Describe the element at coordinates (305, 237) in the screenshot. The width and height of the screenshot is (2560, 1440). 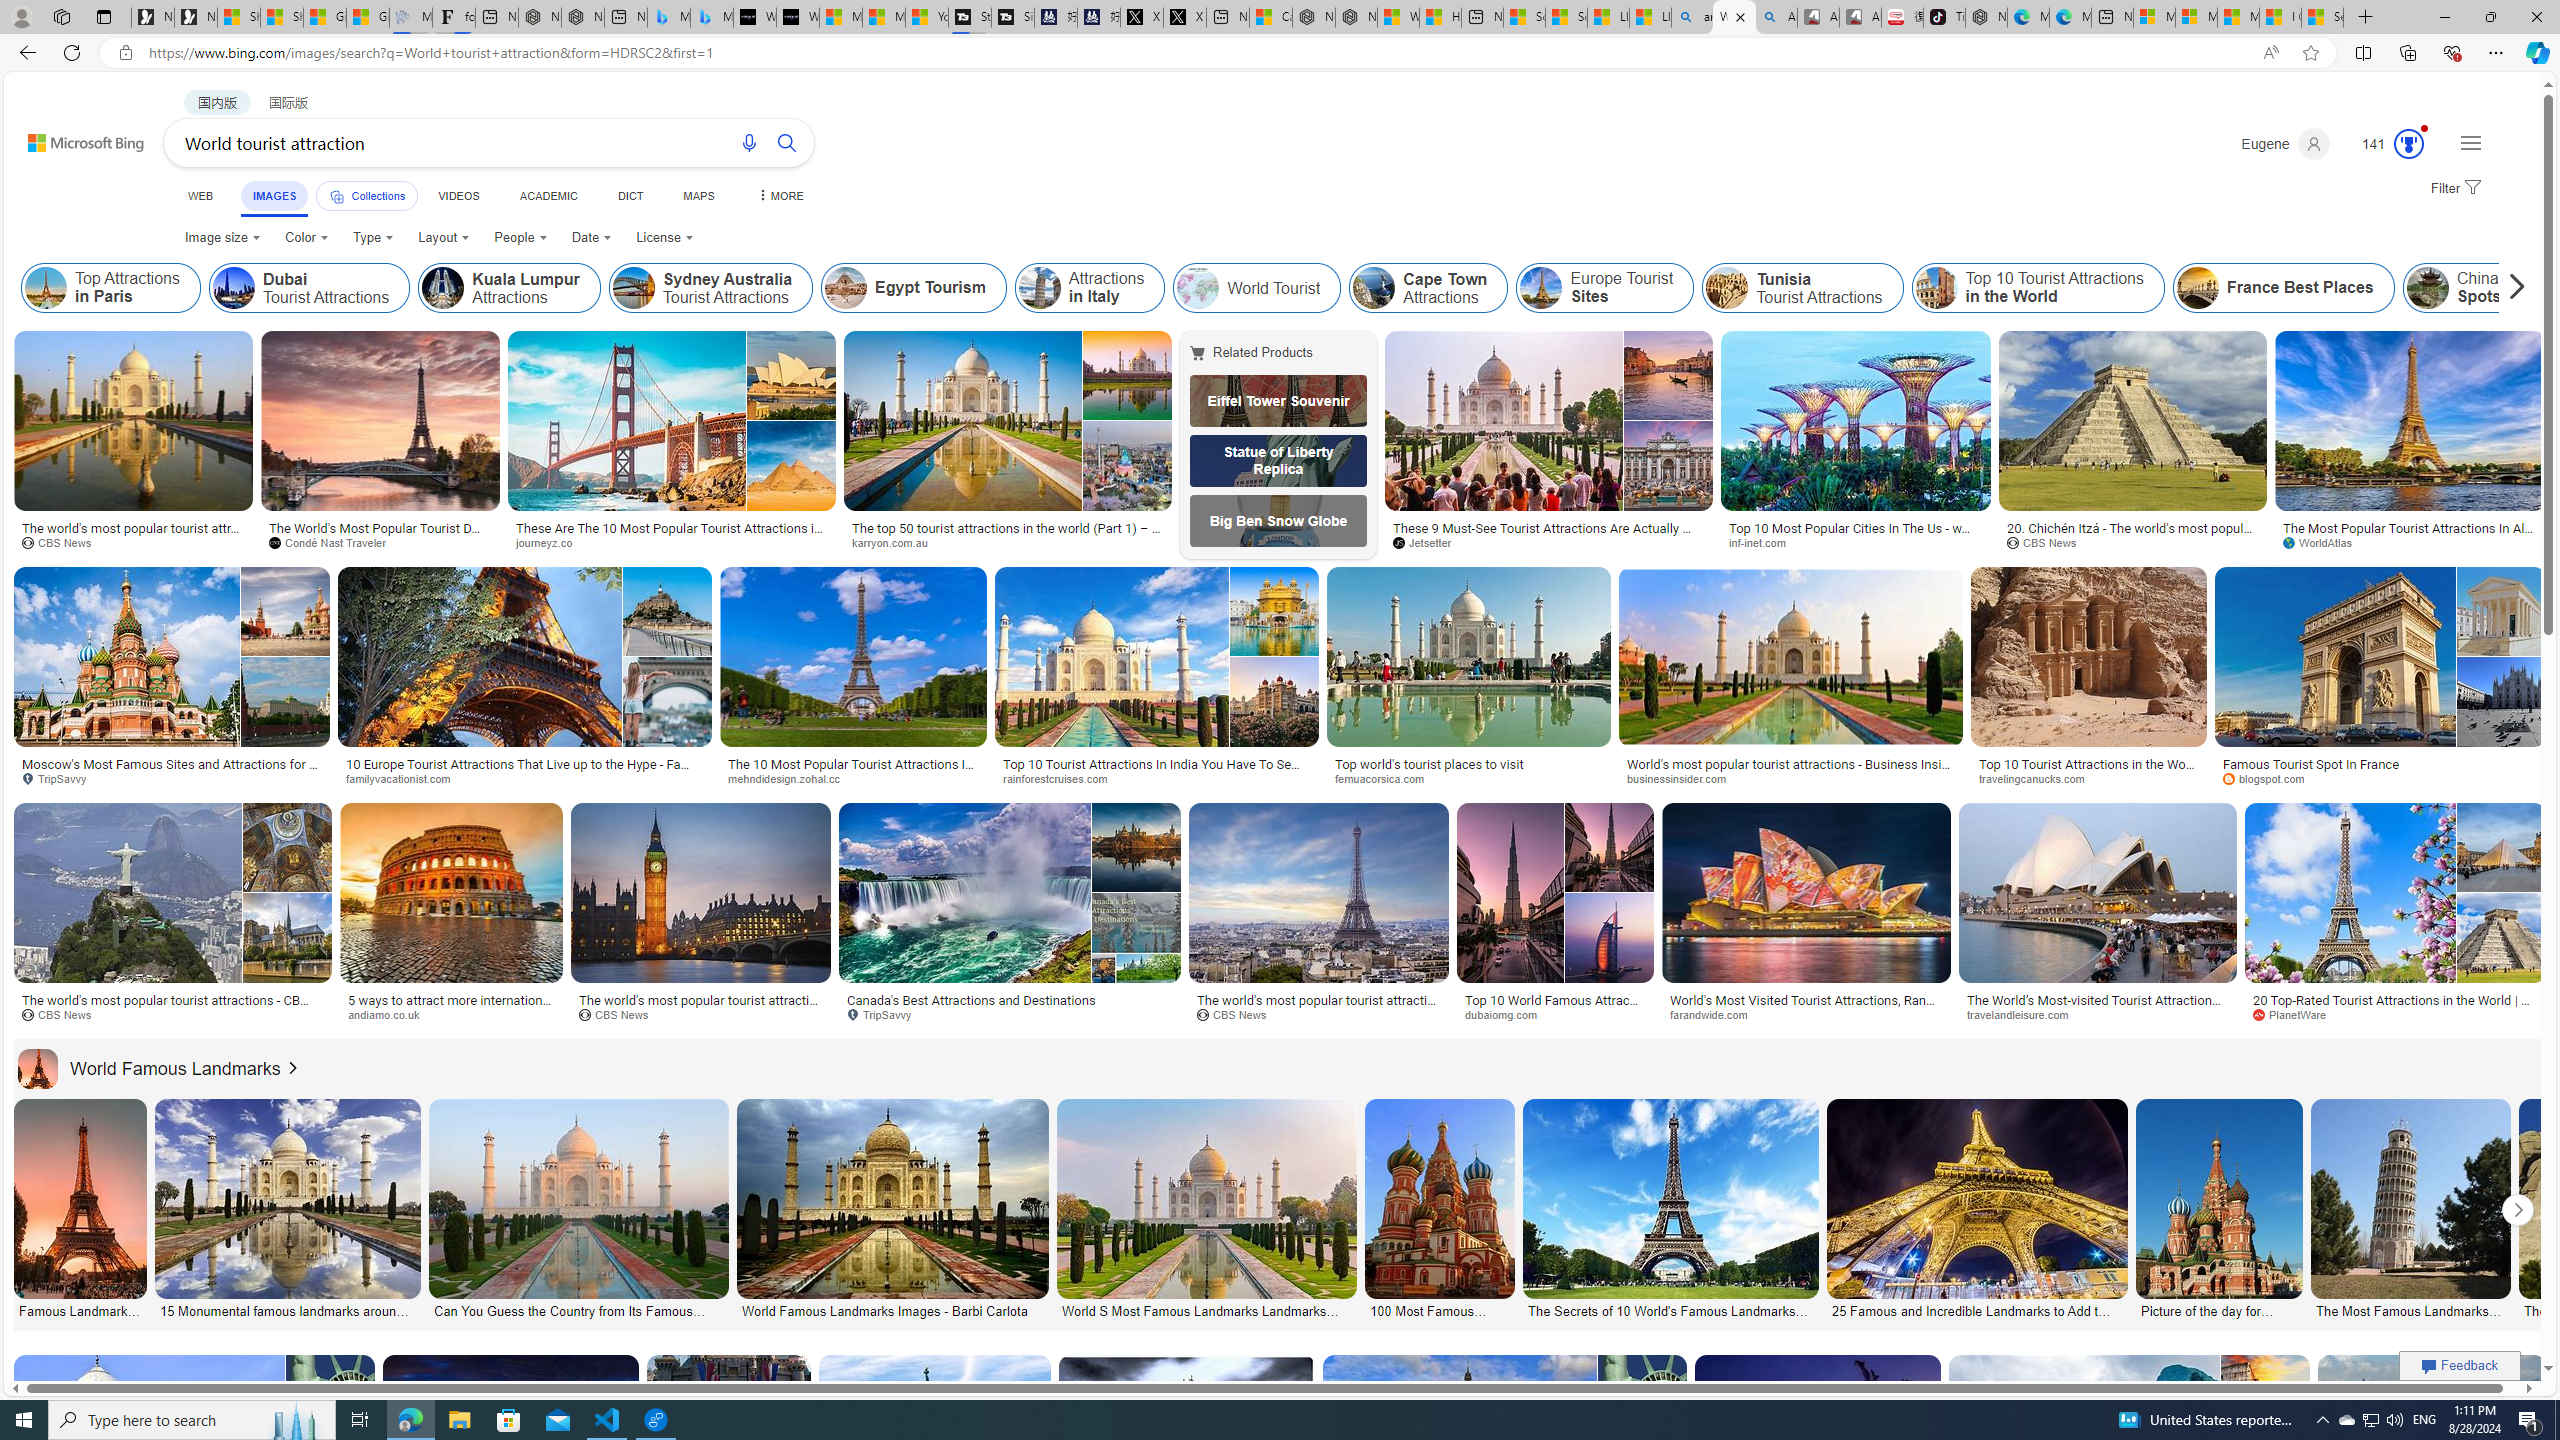
I see `'Color'` at that location.